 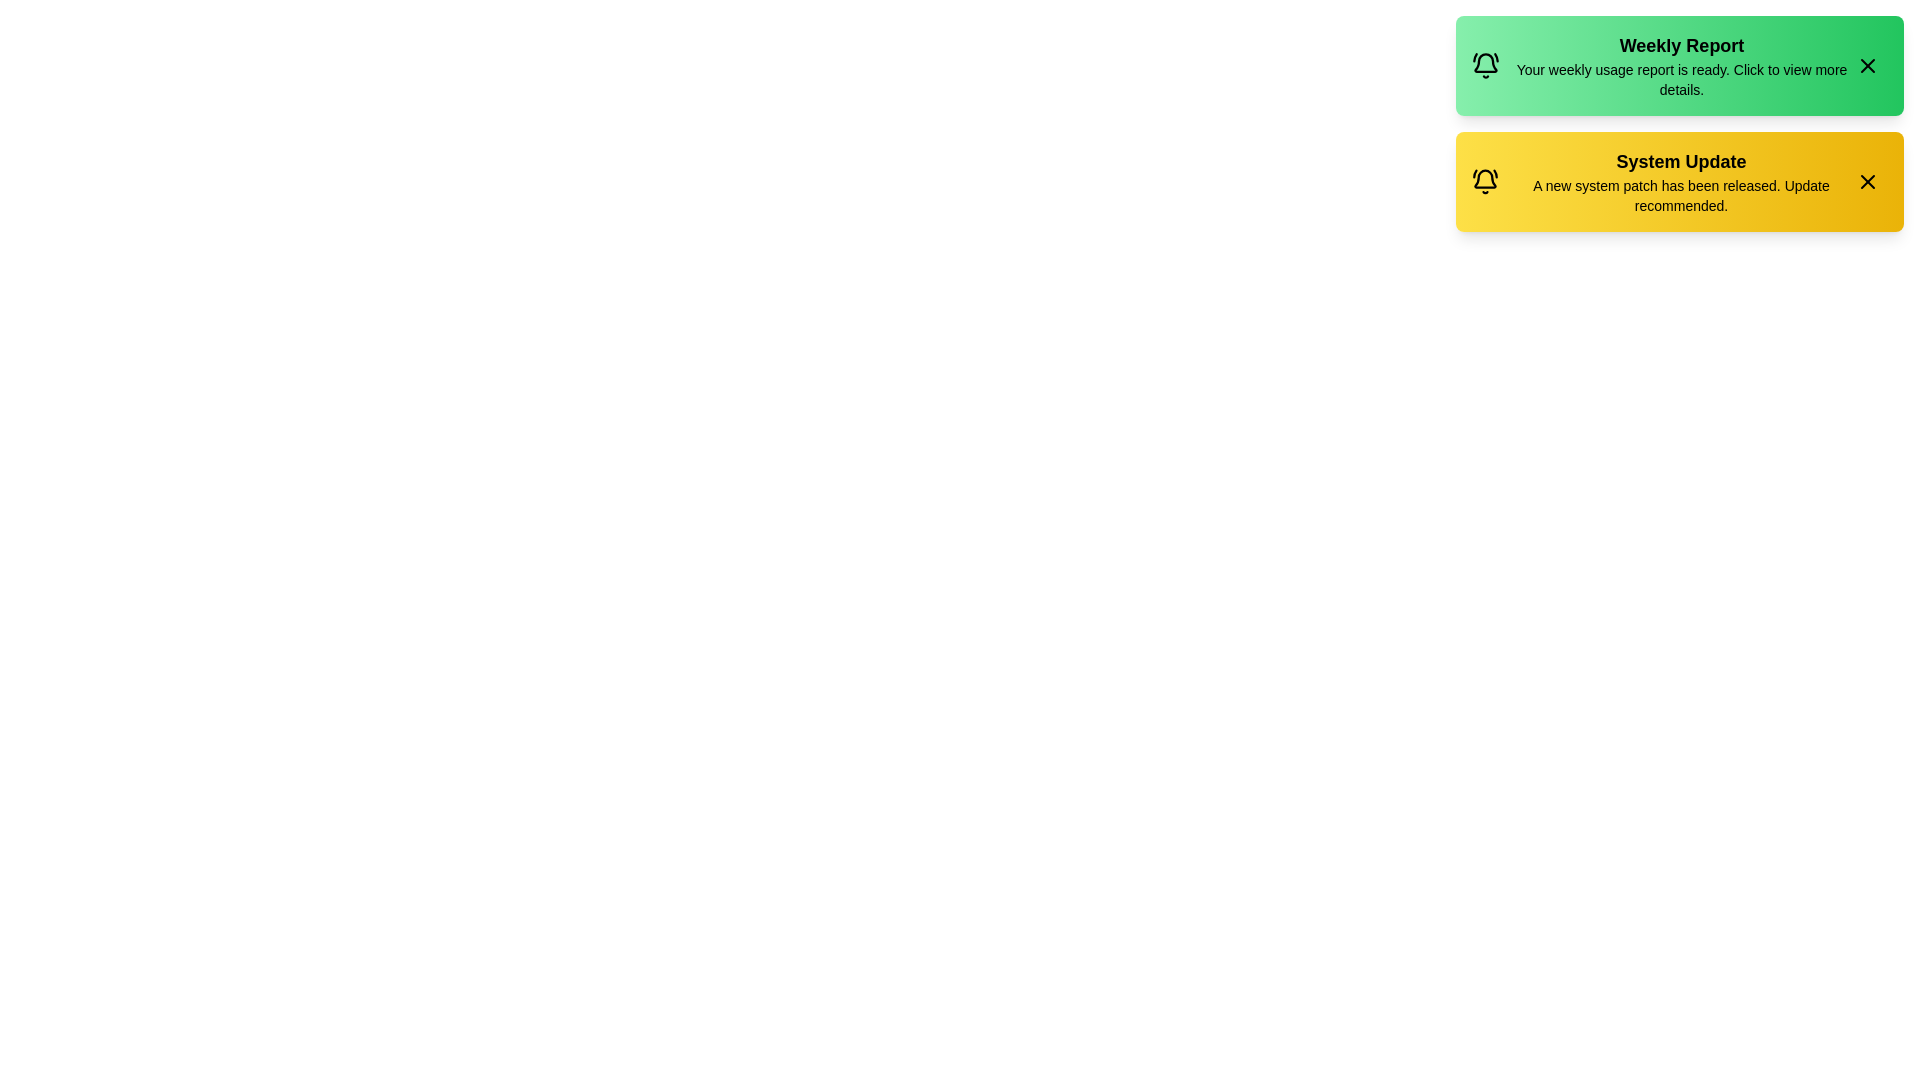 I want to click on the alert to copy its text content, so click(x=1680, y=64).